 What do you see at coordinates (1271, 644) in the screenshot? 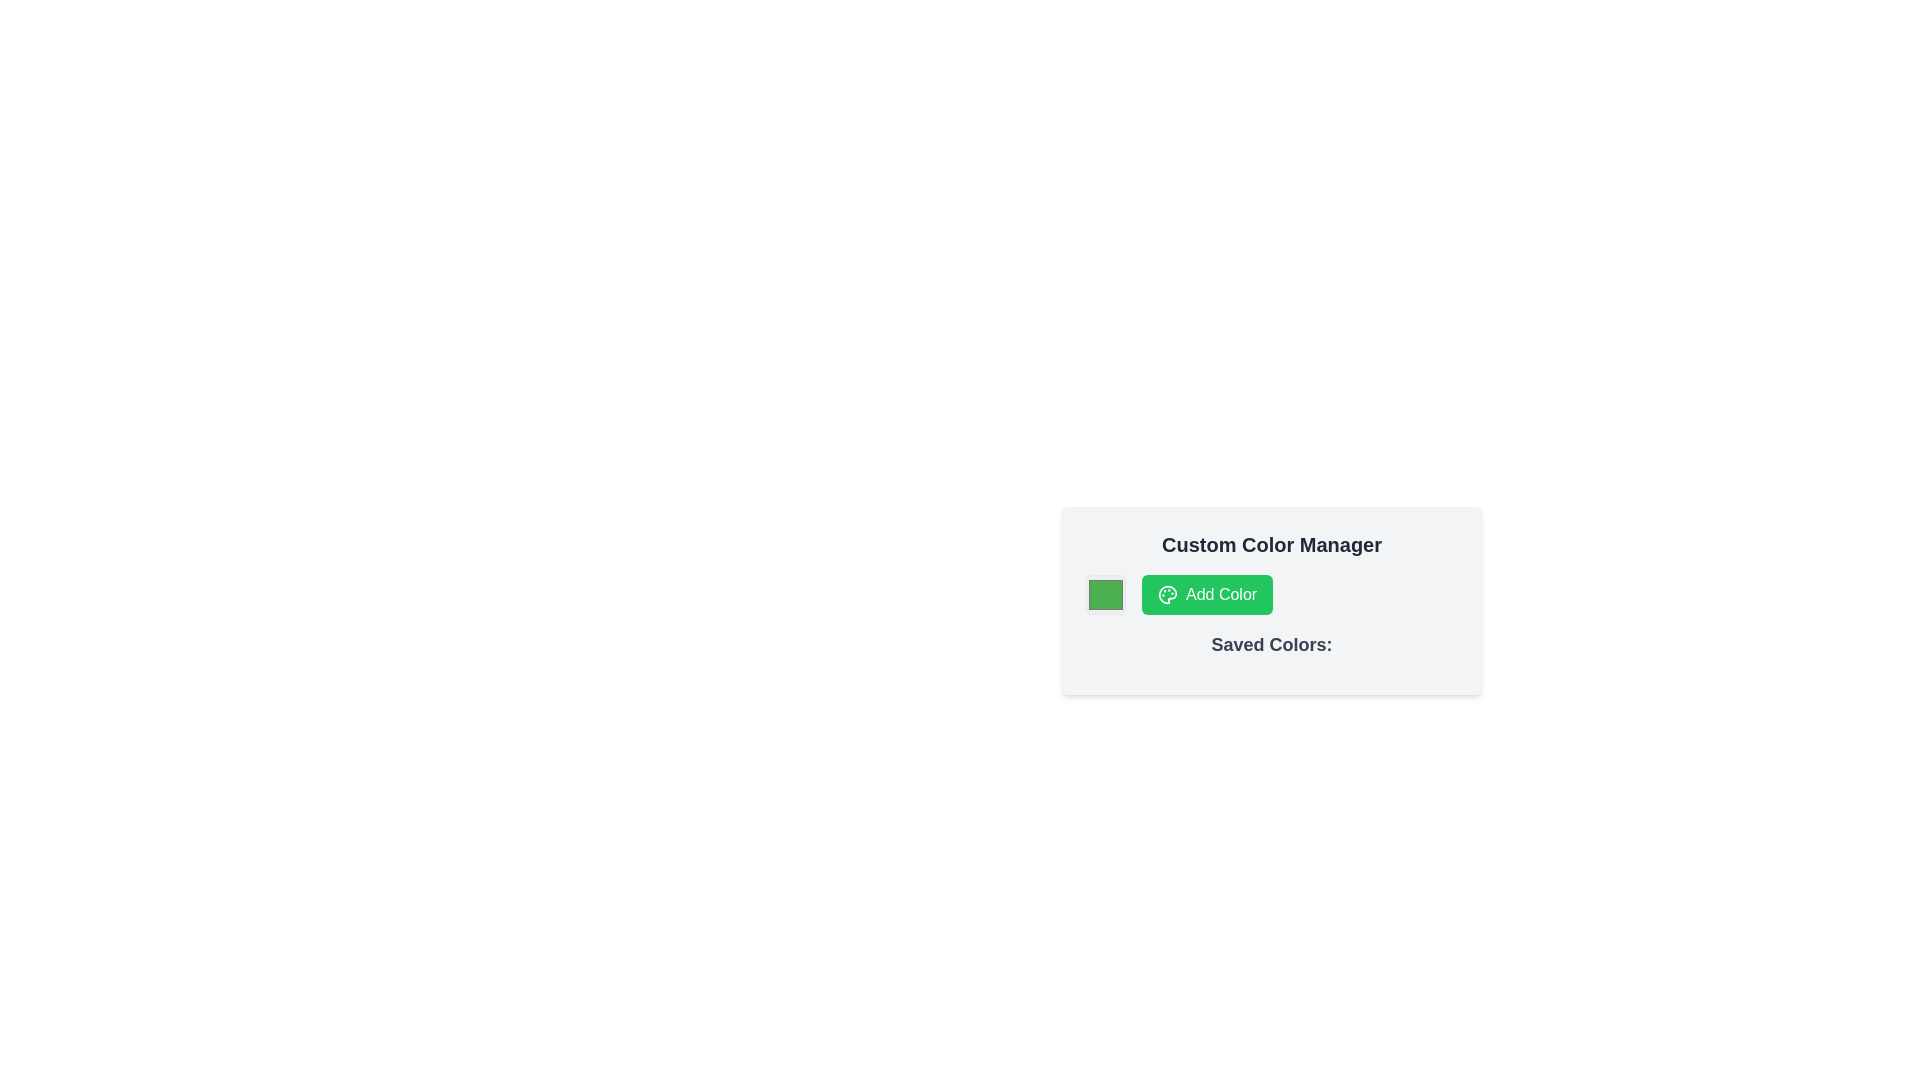
I see `the text label 'Saved Colors:' which is styled with a large, bold font and is located below the 'Add Color' button in the 'Custom Color Manager' box` at bounding box center [1271, 644].